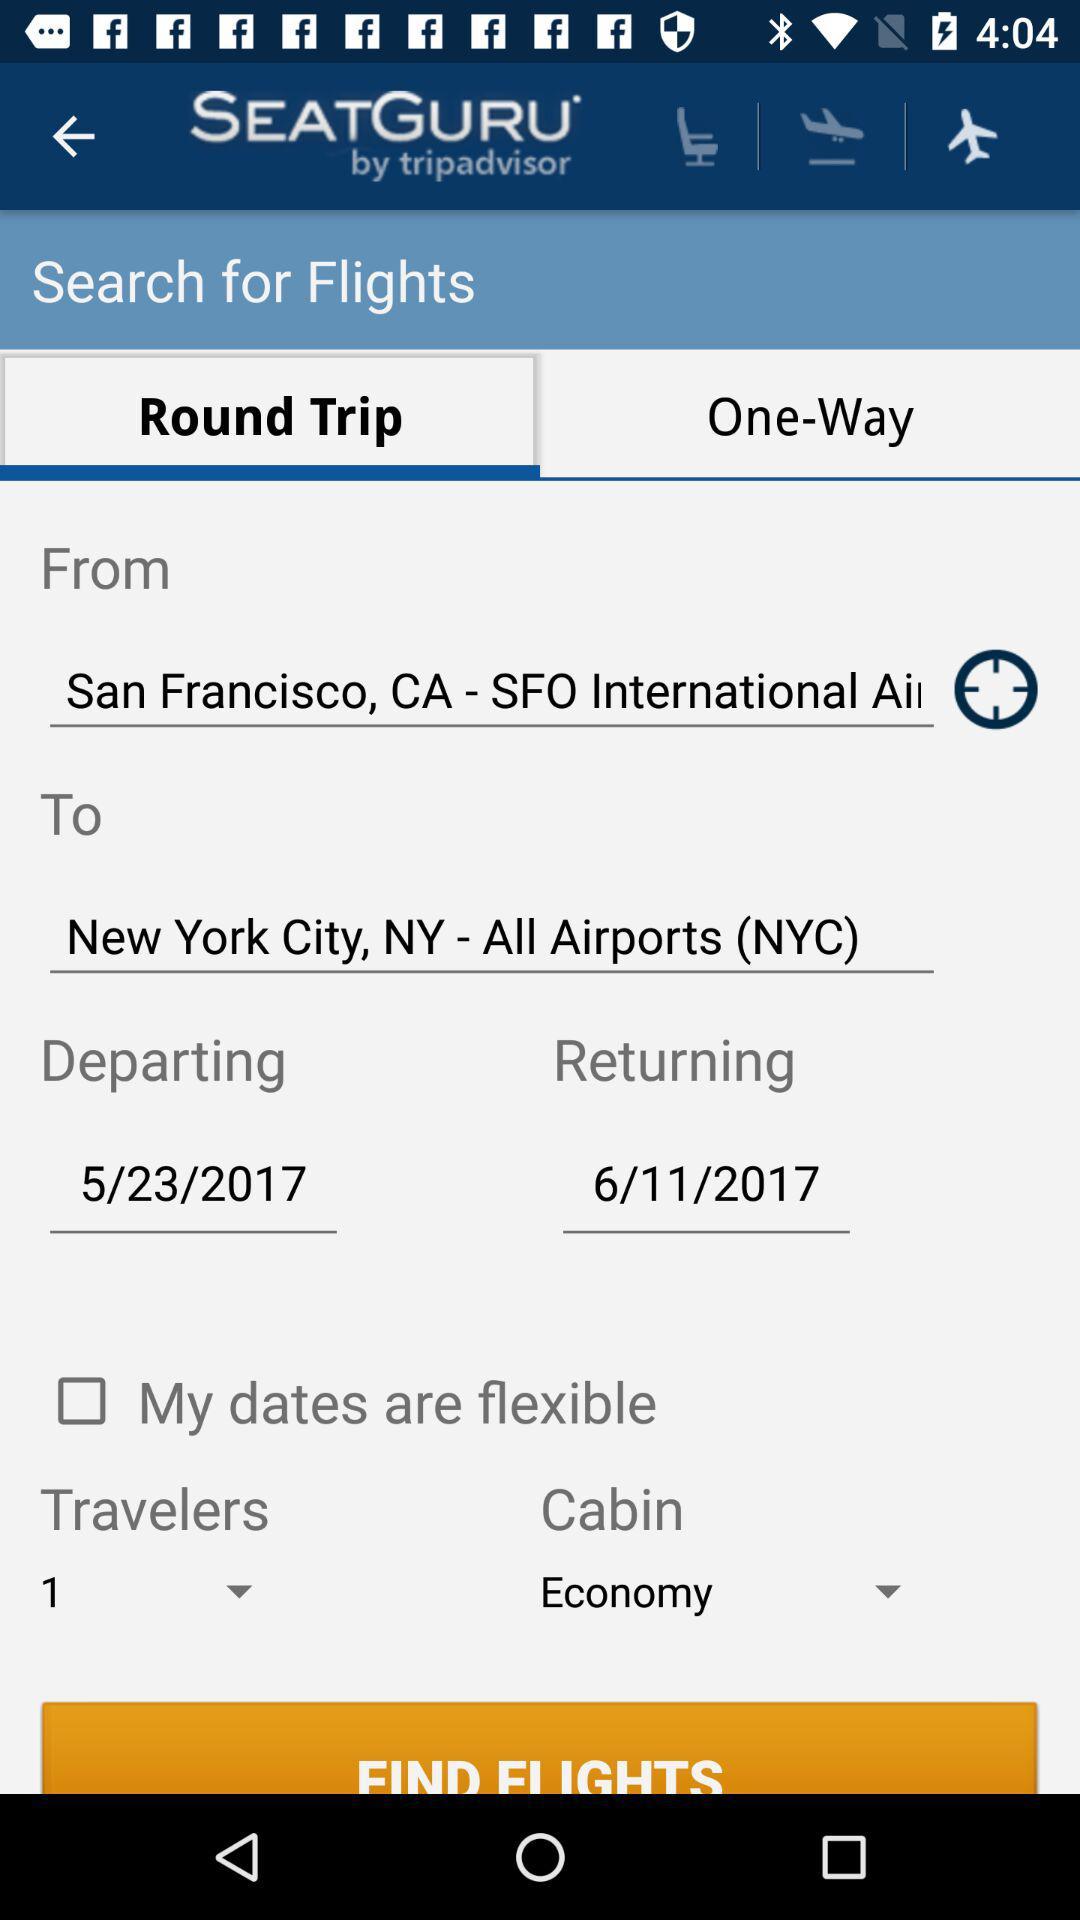 This screenshot has width=1080, height=1920. I want to click on the item to the right of 5/23/2017 icon, so click(705, 1181).